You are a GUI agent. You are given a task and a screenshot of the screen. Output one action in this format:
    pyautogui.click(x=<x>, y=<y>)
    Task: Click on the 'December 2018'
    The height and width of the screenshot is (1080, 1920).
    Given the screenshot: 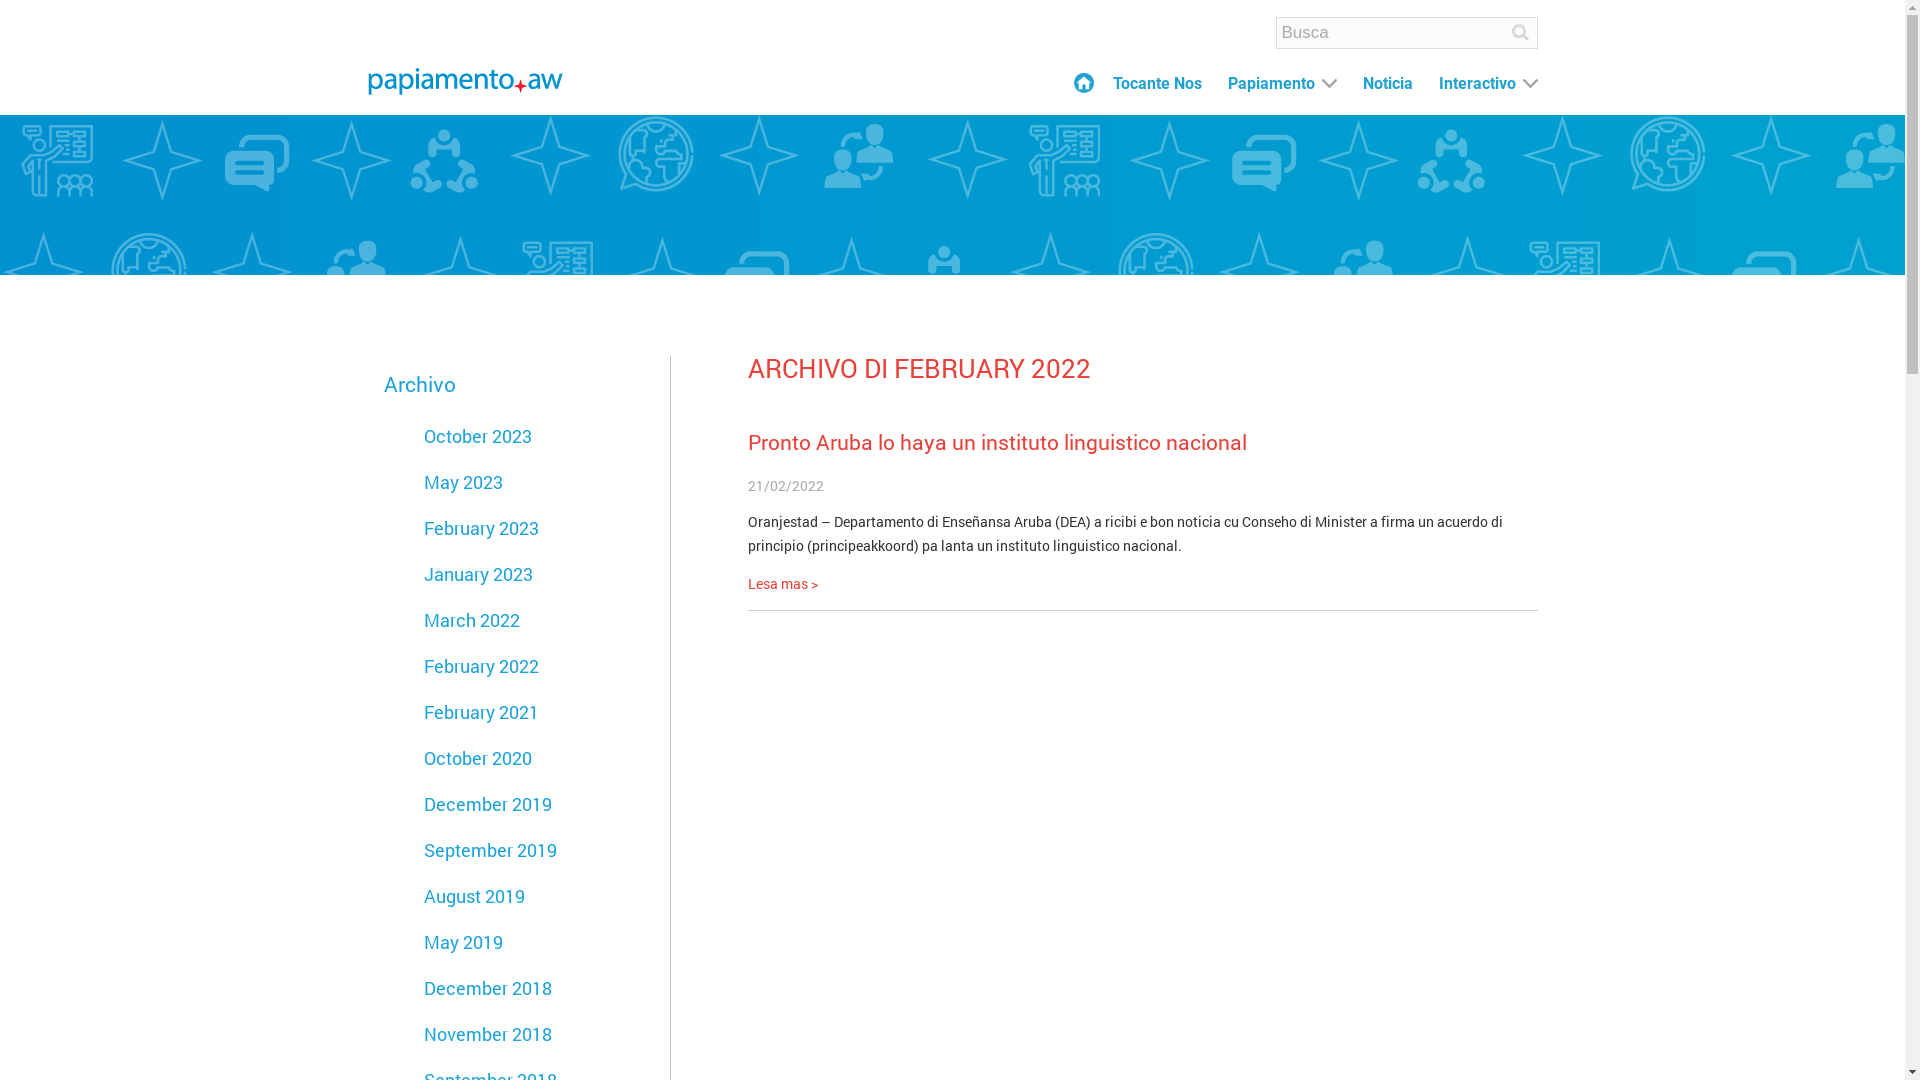 What is the action you would take?
    pyautogui.click(x=488, y=986)
    